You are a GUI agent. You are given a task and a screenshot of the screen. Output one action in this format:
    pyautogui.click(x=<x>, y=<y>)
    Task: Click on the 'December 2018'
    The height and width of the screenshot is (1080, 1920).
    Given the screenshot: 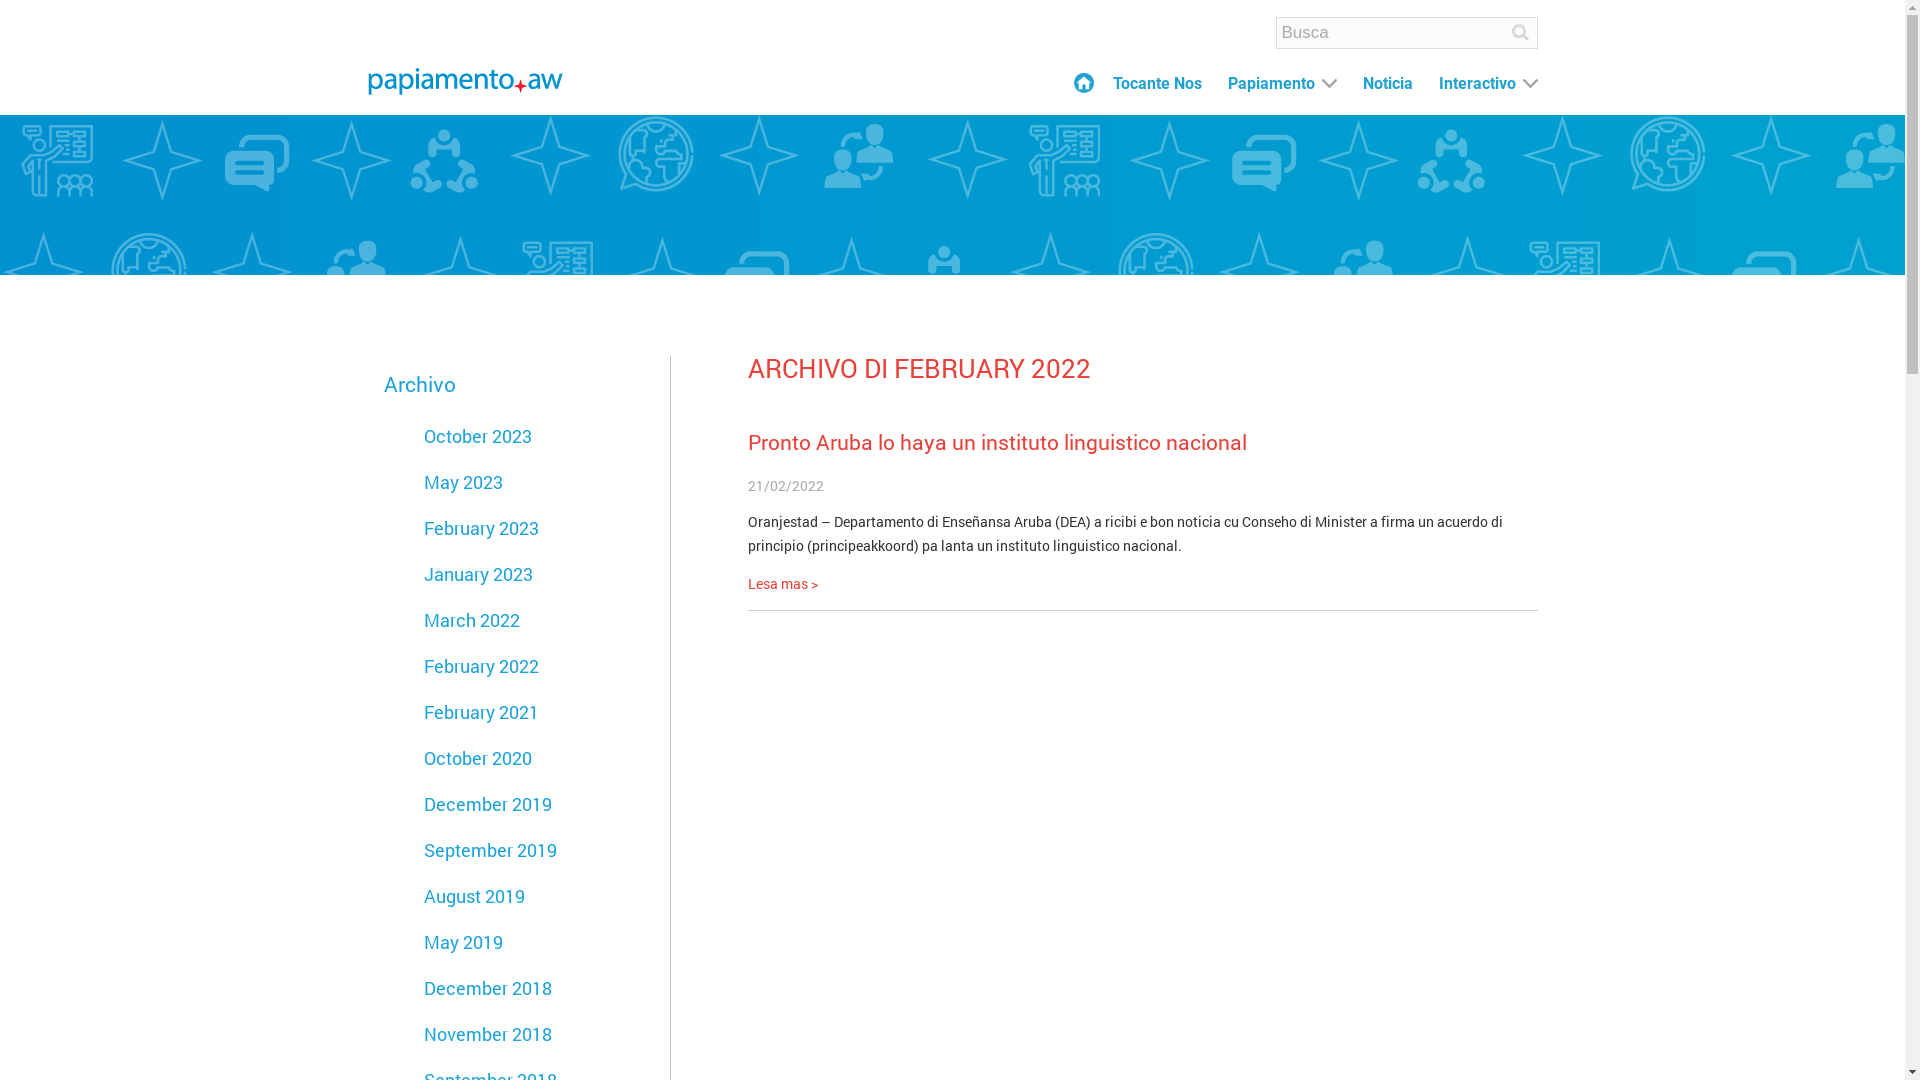 What is the action you would take?
    pyautogui.click(x=488, y=986)
    